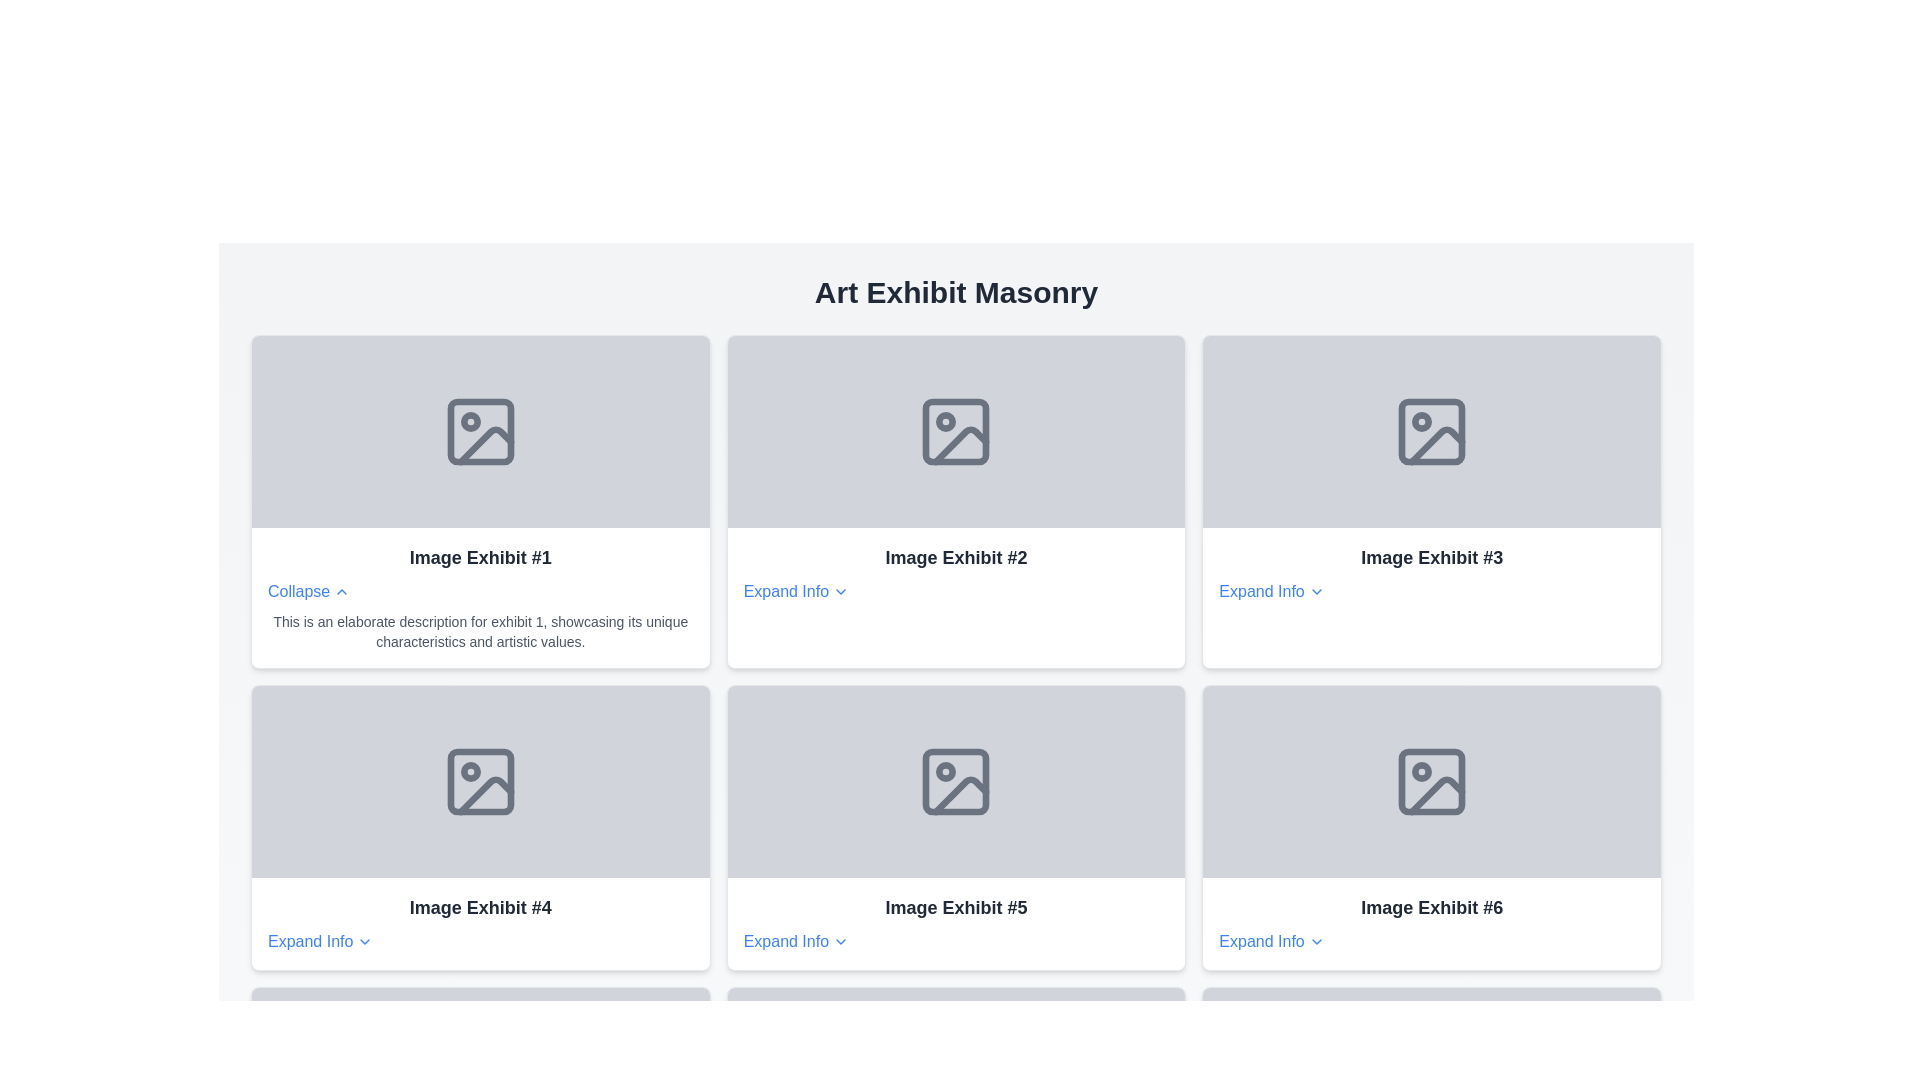 This screenshot has height=1080, width=1920. Describe the element at coordinates (955, 781) in the screenshot. I see `the graphical icon styled to resemble a picture frame with rounded corners located in the central-bottom panel labeled 'Image Exhibit #5' to interact with its underlying function` at that location.